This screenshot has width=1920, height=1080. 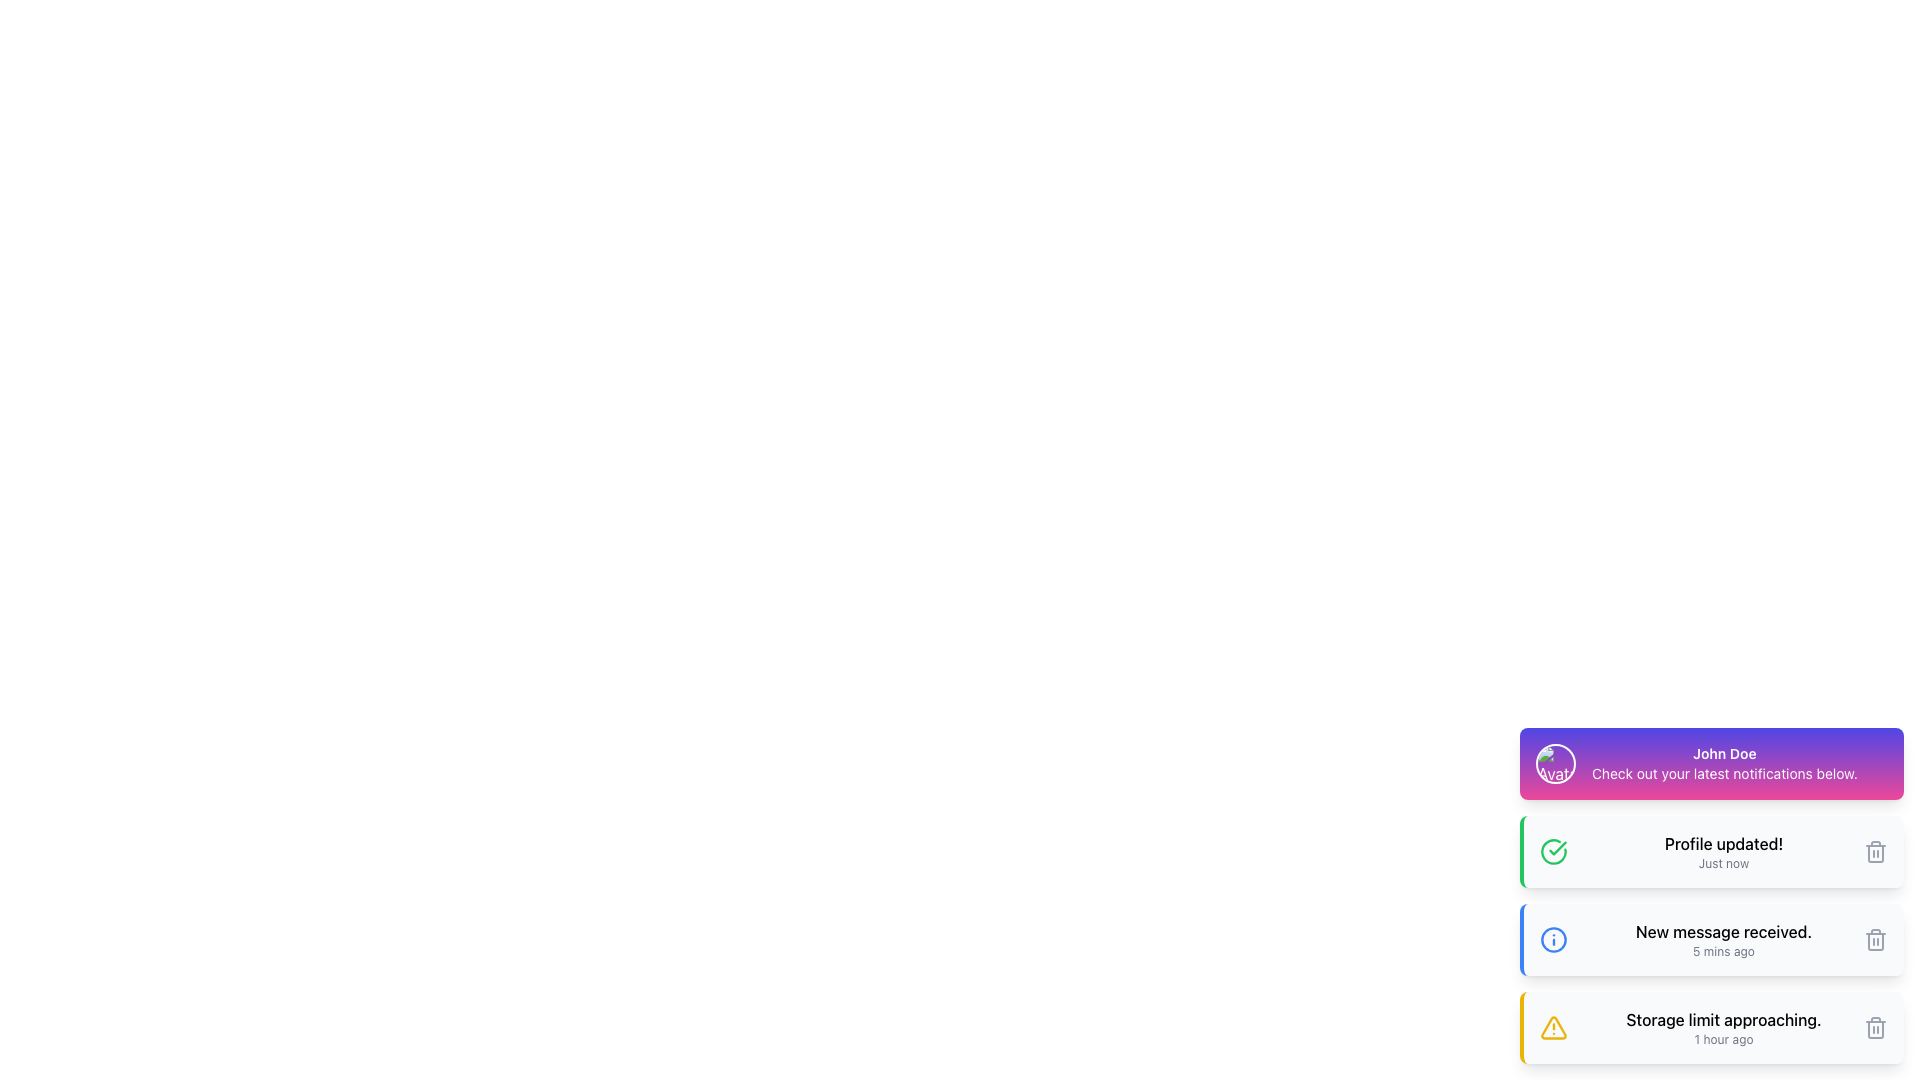 I want to click on the text label reading '1 hour ago' which is styled in light gray color, located under the notification message 'Storage limit approaching.', so click(x=1722, y=1039).